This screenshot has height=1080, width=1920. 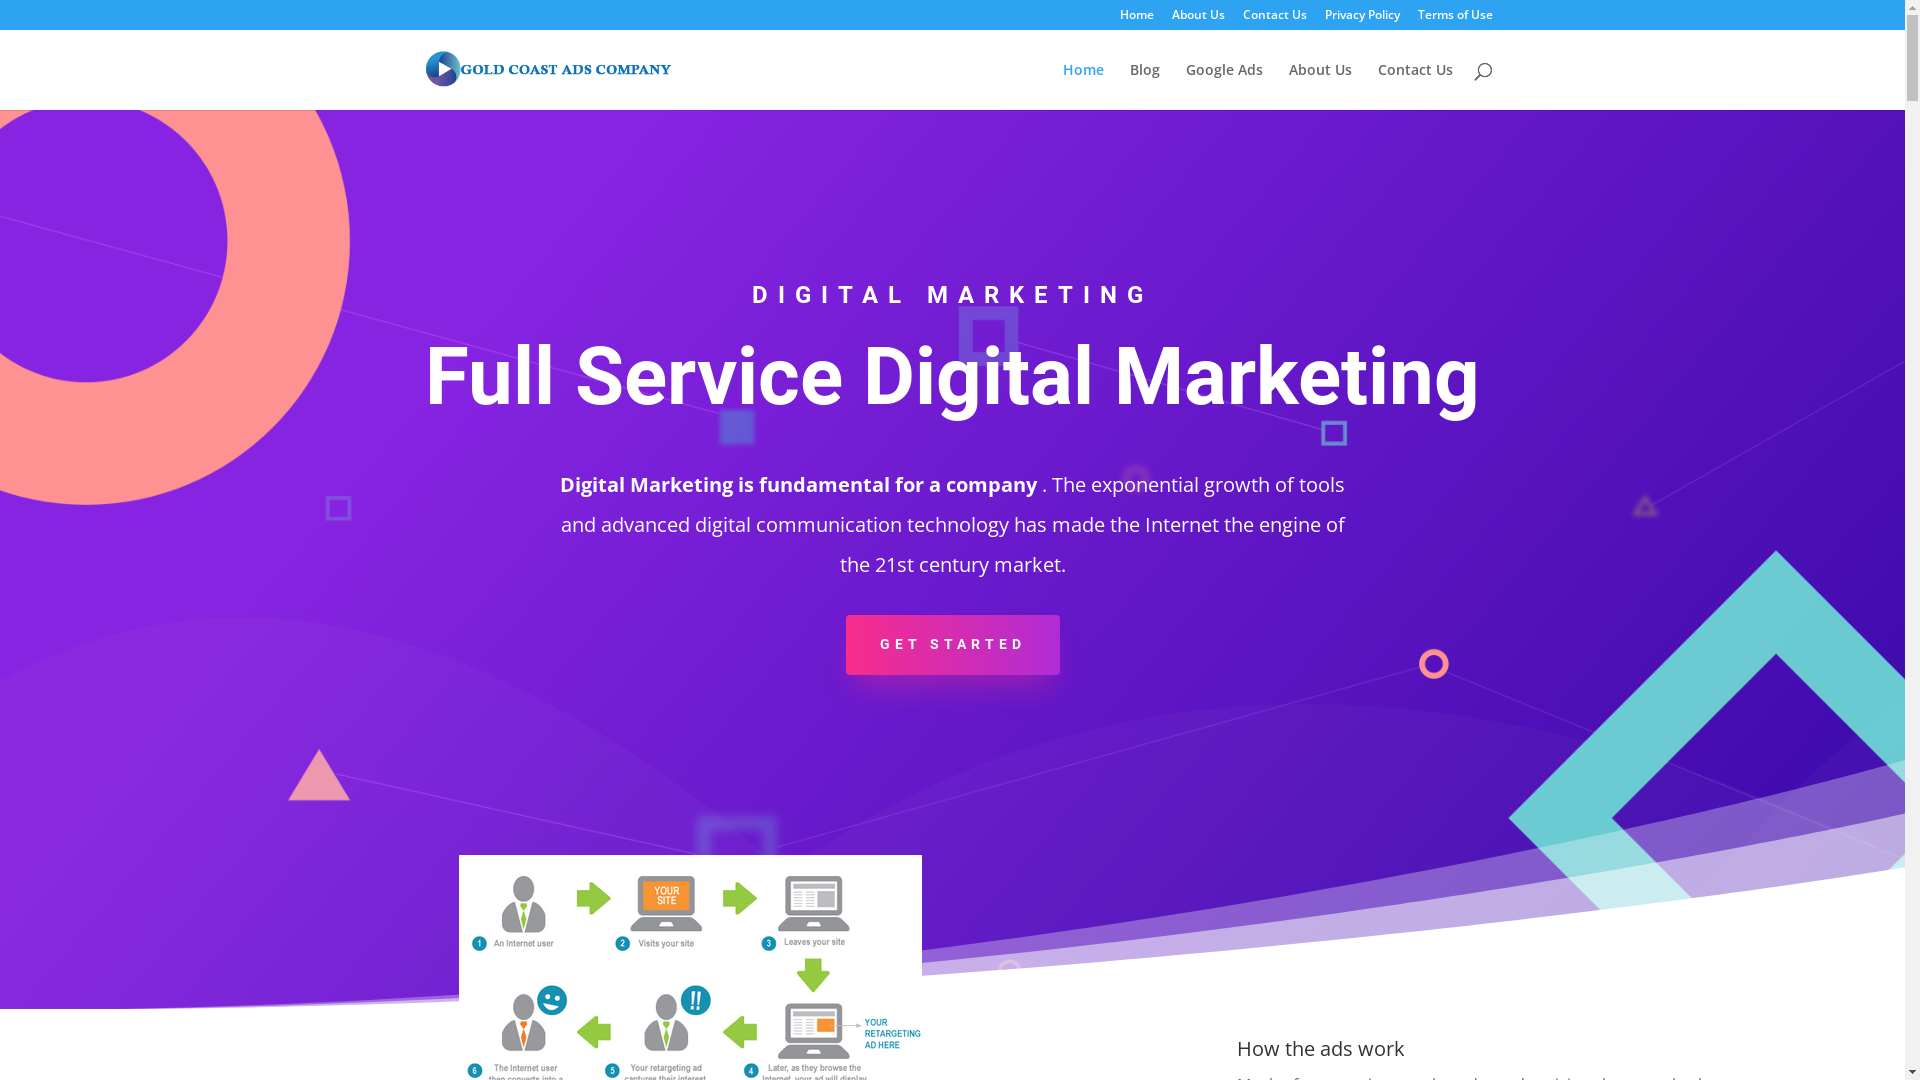 What do you see at coordinates (1223, 85) in the screenshot?
I see `'Google Ads'` at bounding box center [1223, 85].